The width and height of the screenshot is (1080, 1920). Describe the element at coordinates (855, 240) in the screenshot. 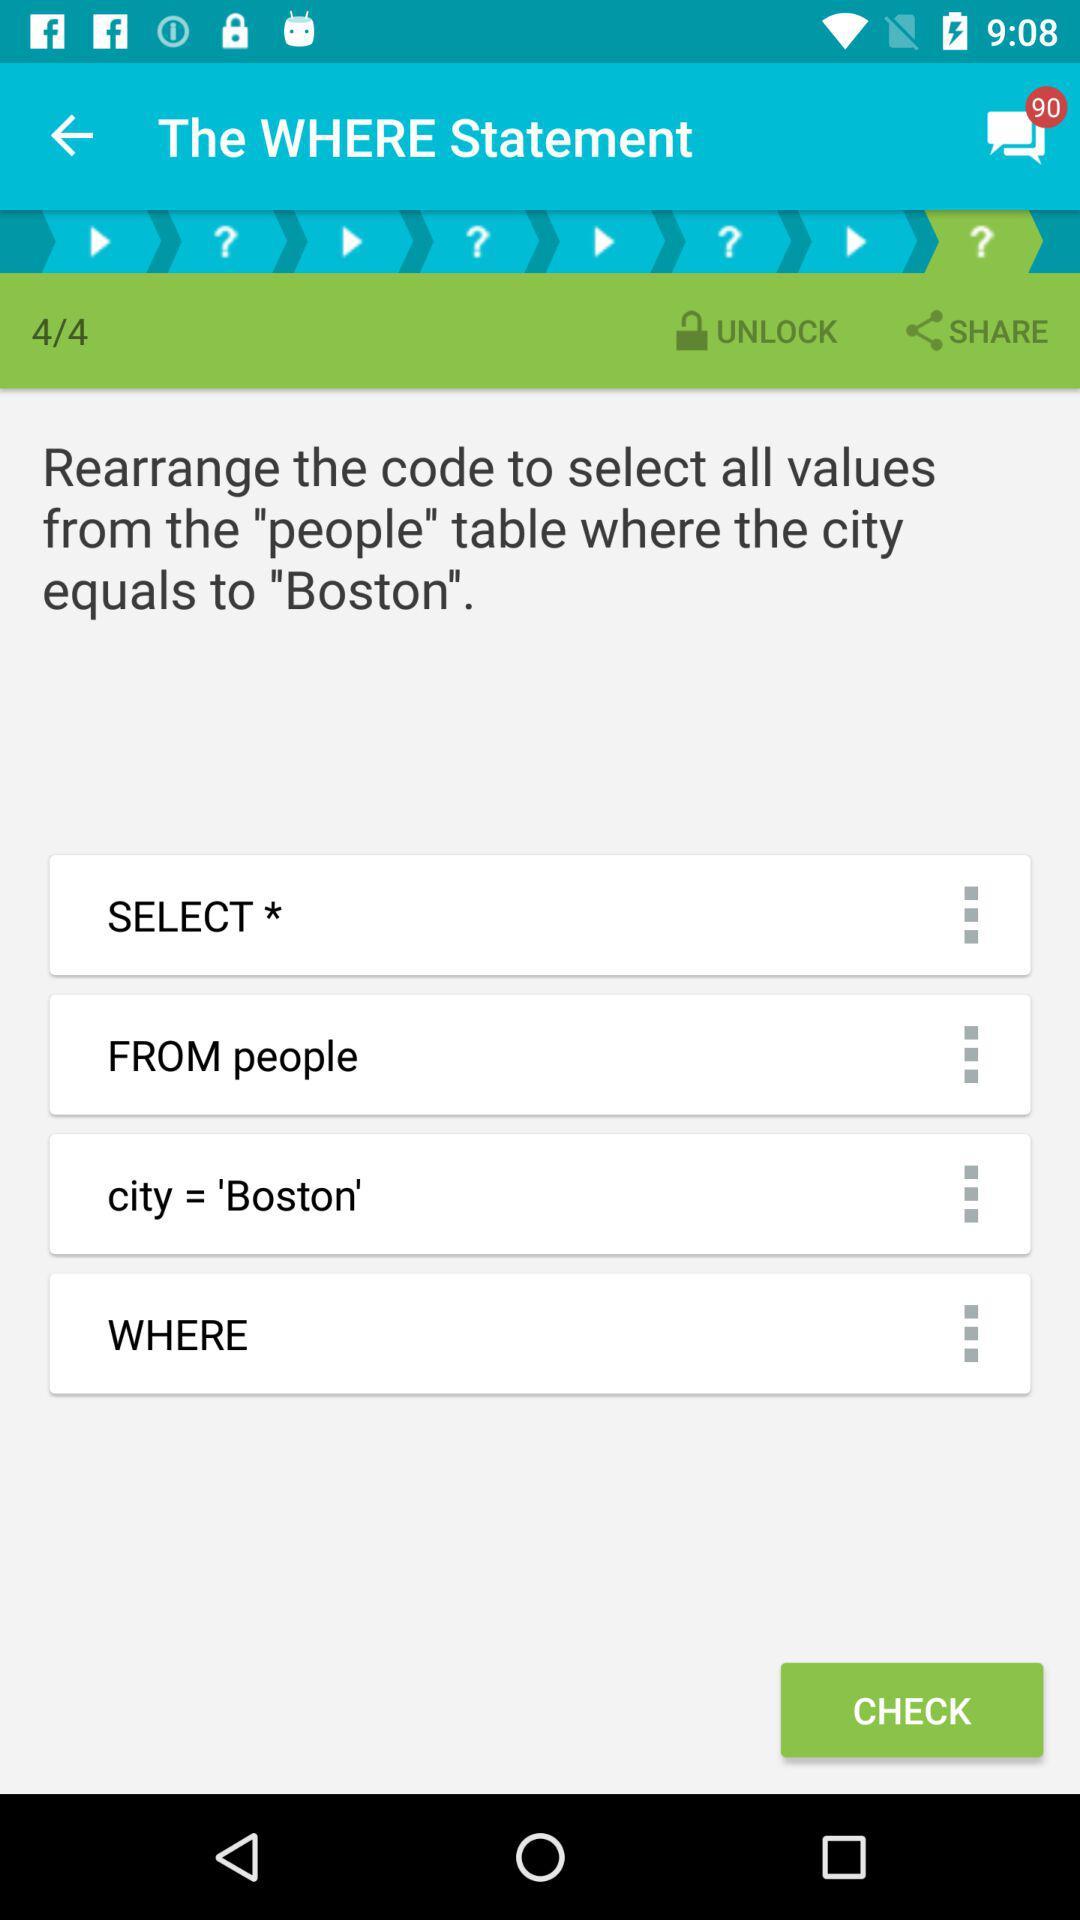

I see `the play icon` at that location.